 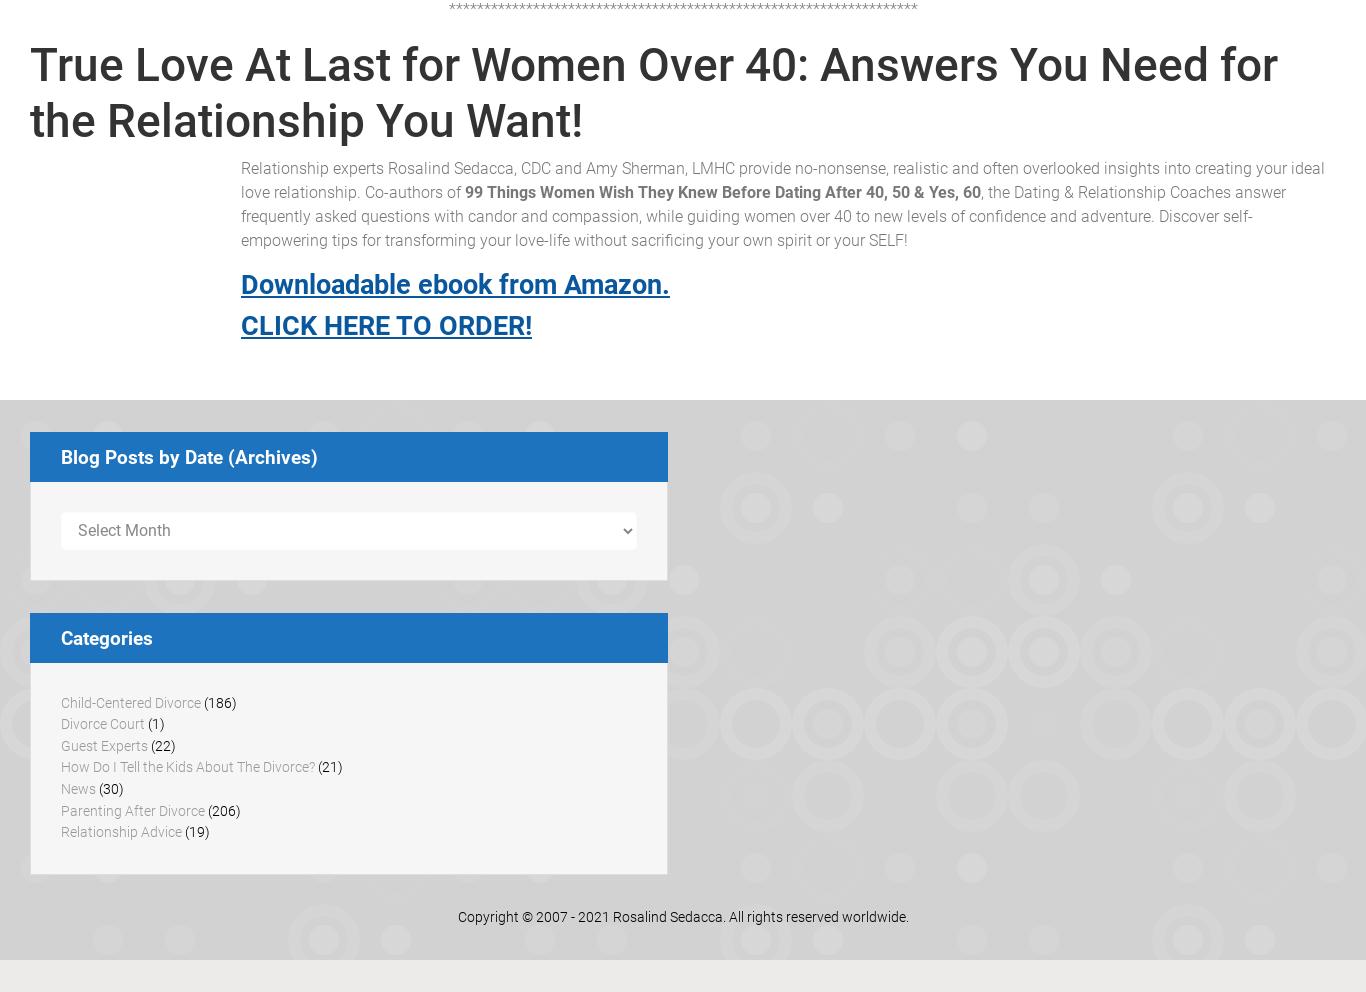 What do you see at coordinates (120, 831) in the screenshot?
I see `'Relationship Advice'` at bounding box center [120, 831].